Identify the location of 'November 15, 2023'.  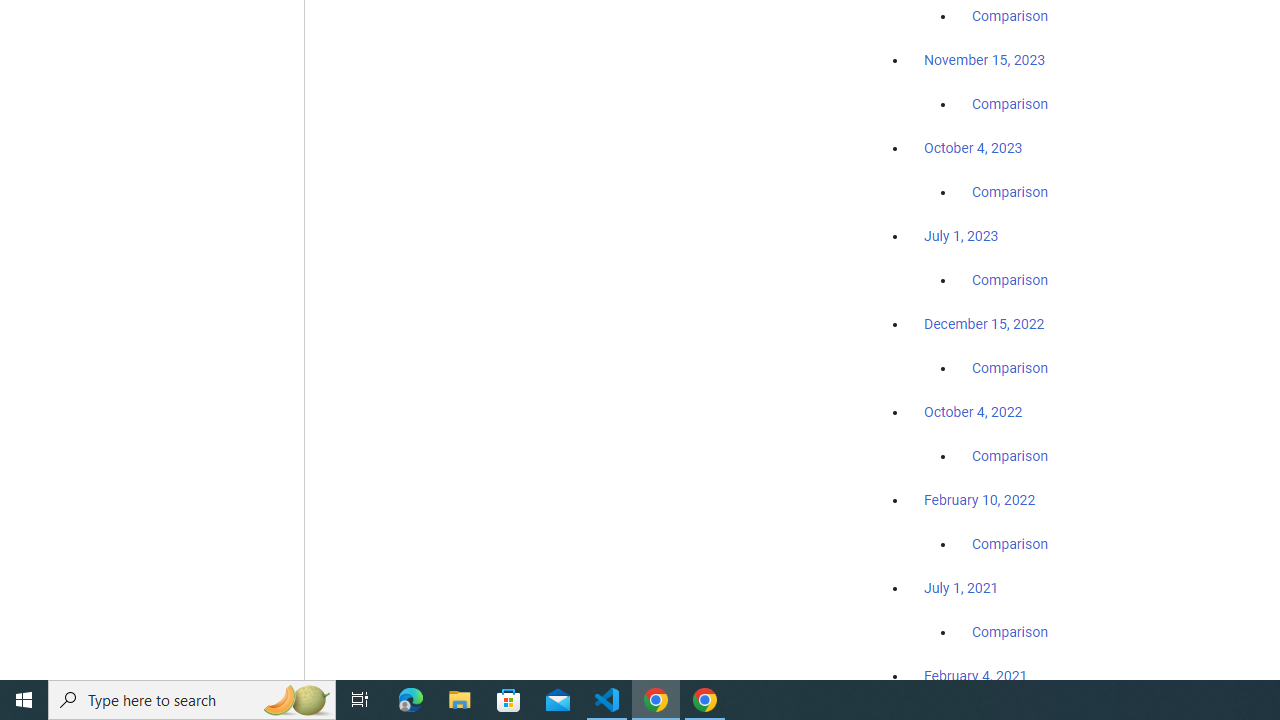
(984, 59).